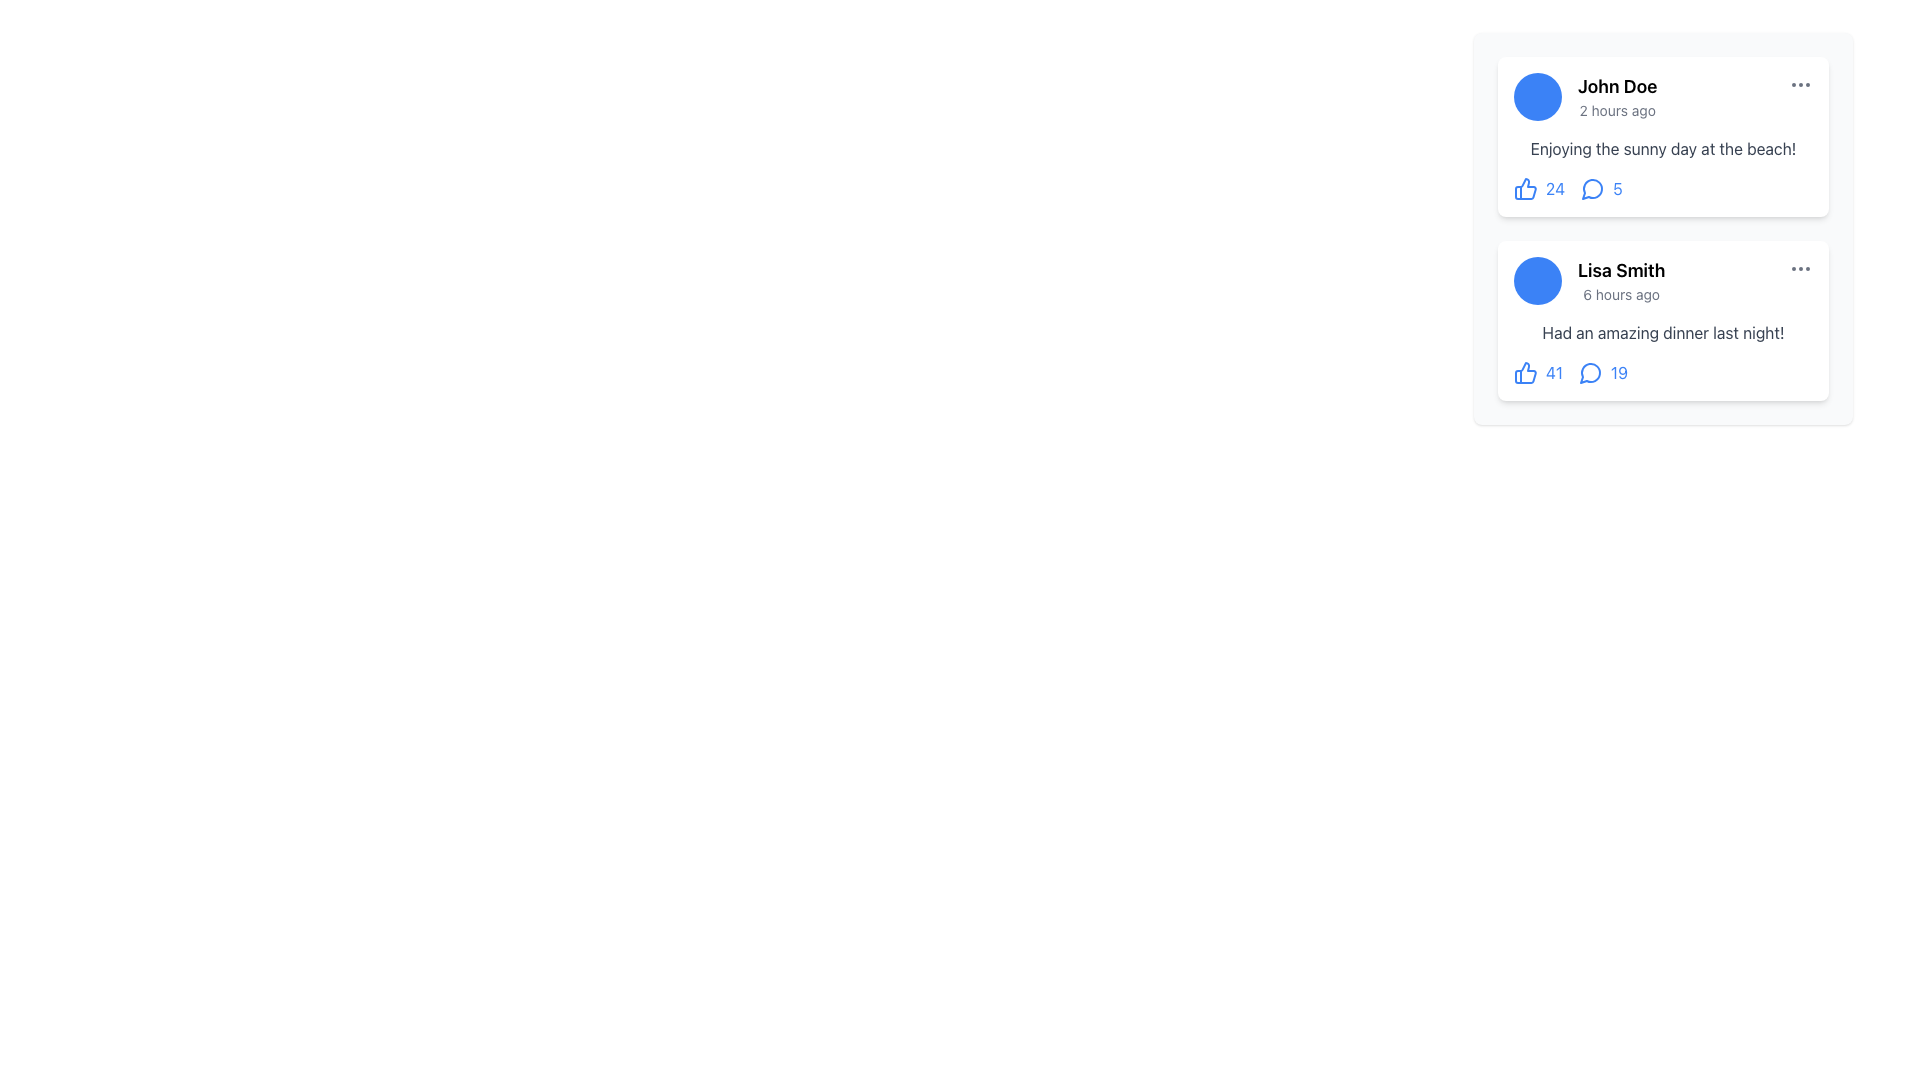 The width and height of the screenshot is (1920, 1080). What do you see at coordinates (1601, 189) in the screenshot?
I see `the comment count button for John's post, which is the second interactive item in the bar below the post` at bounding box center [1601, 189].